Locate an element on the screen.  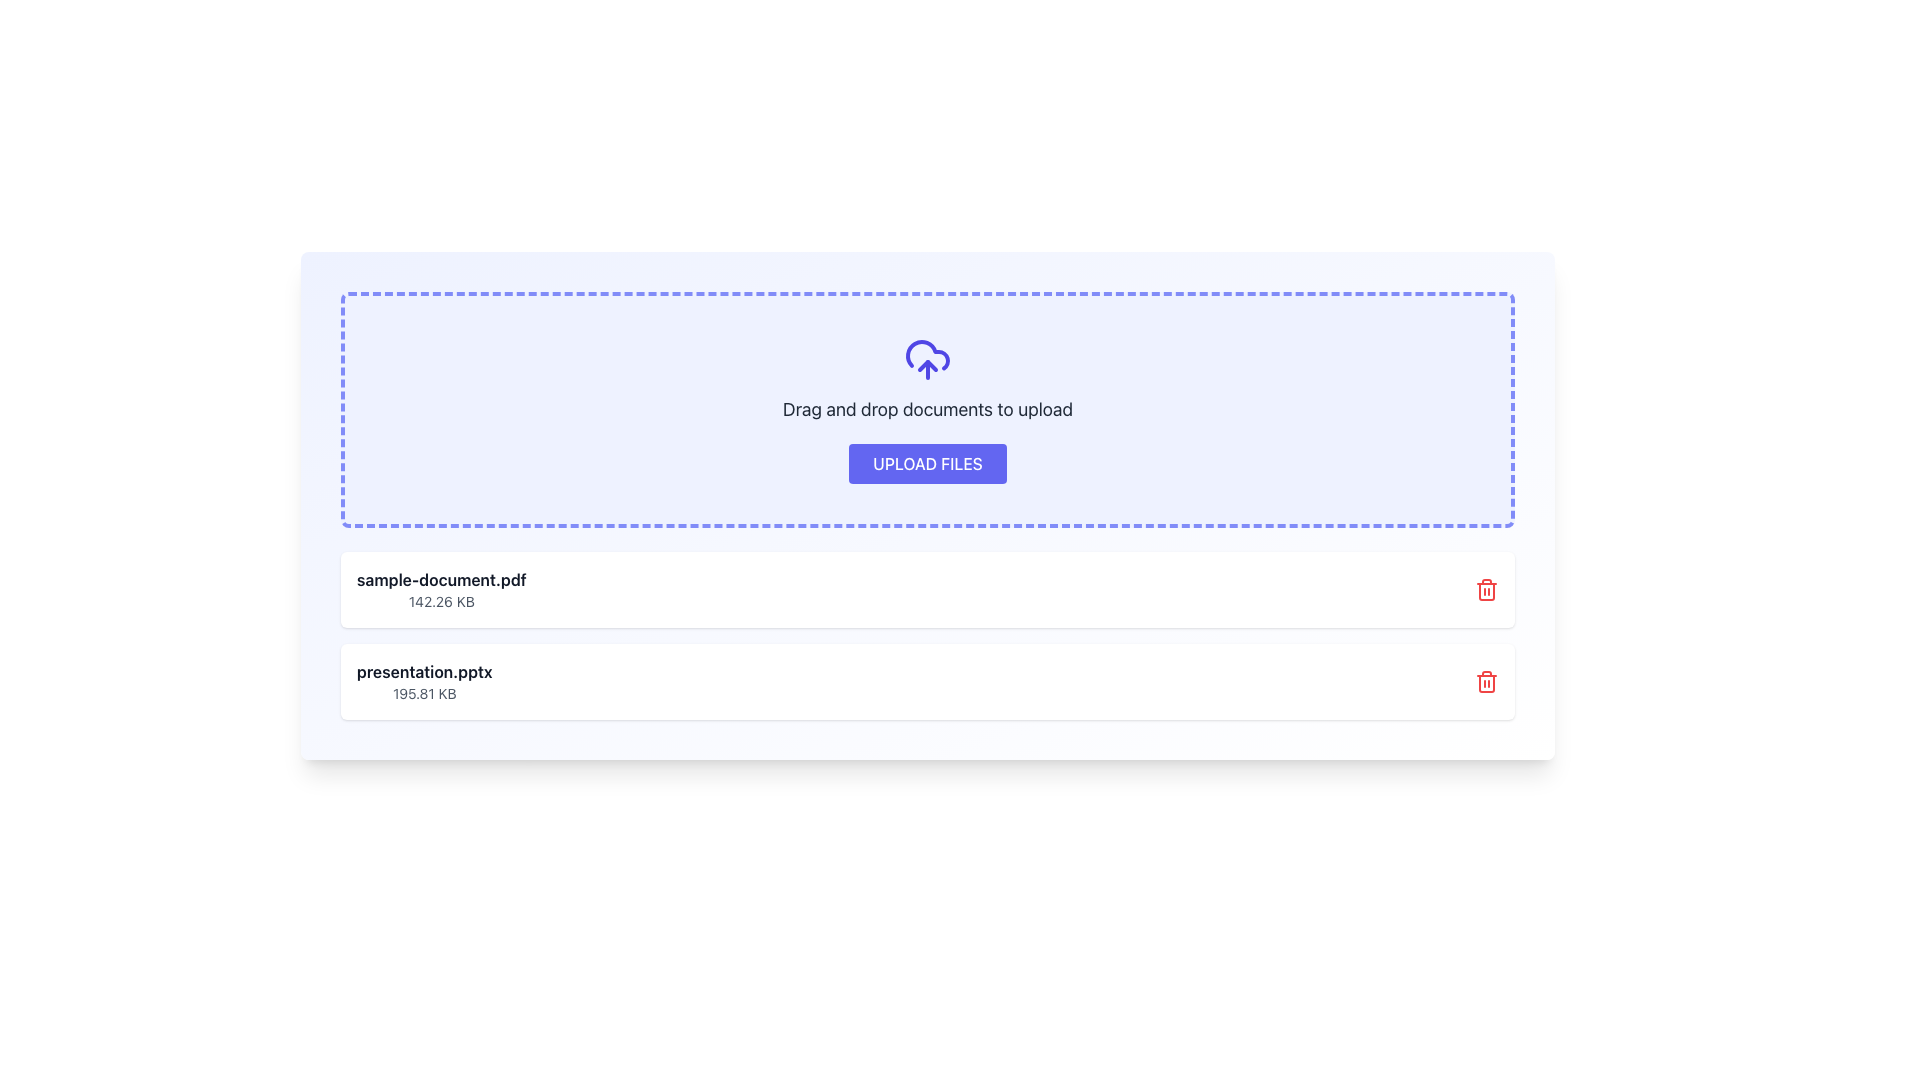
the outer curved boundary of the minimalistic cloud icon in the upload interface, which is positioned centrally above the 'UPLOAD FILES' button is located at coordinates (926, 354).